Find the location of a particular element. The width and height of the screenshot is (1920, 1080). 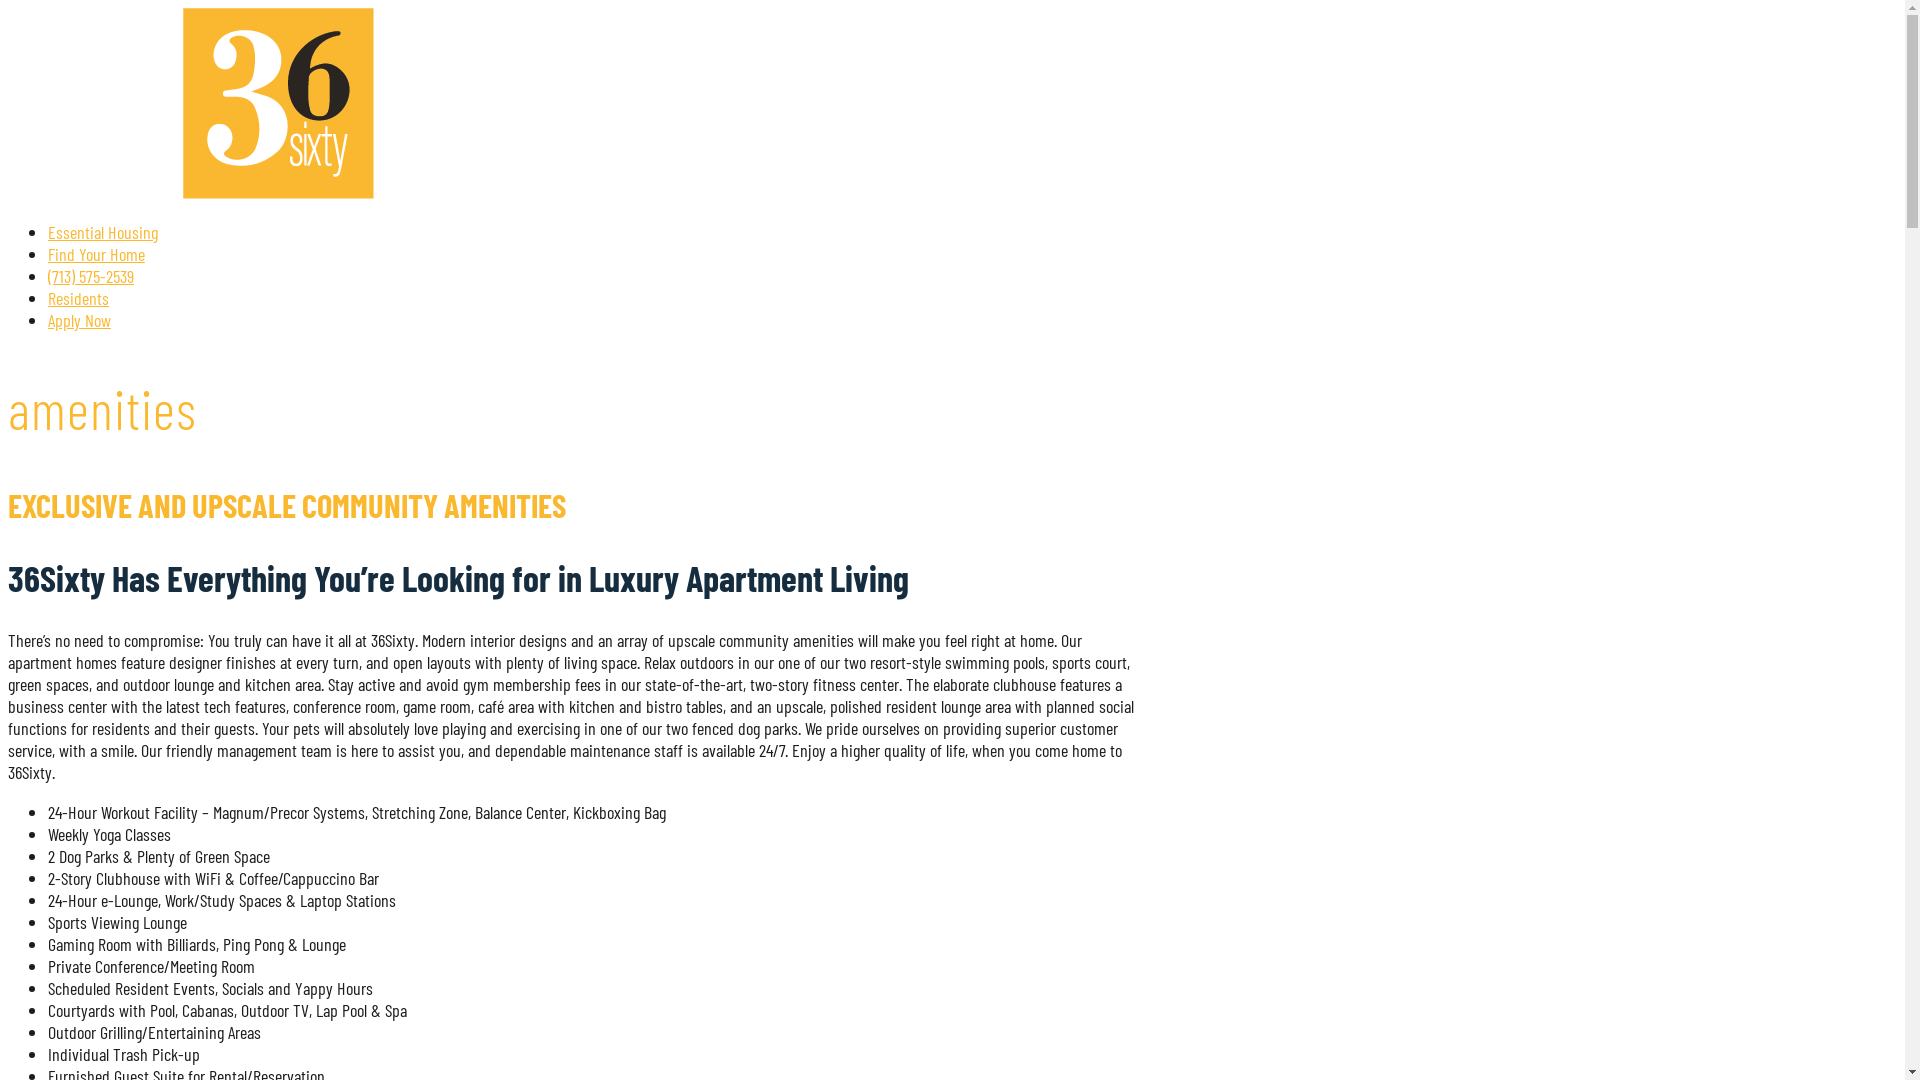

'(713) 575-2539' is located at coordinates (90, 276).